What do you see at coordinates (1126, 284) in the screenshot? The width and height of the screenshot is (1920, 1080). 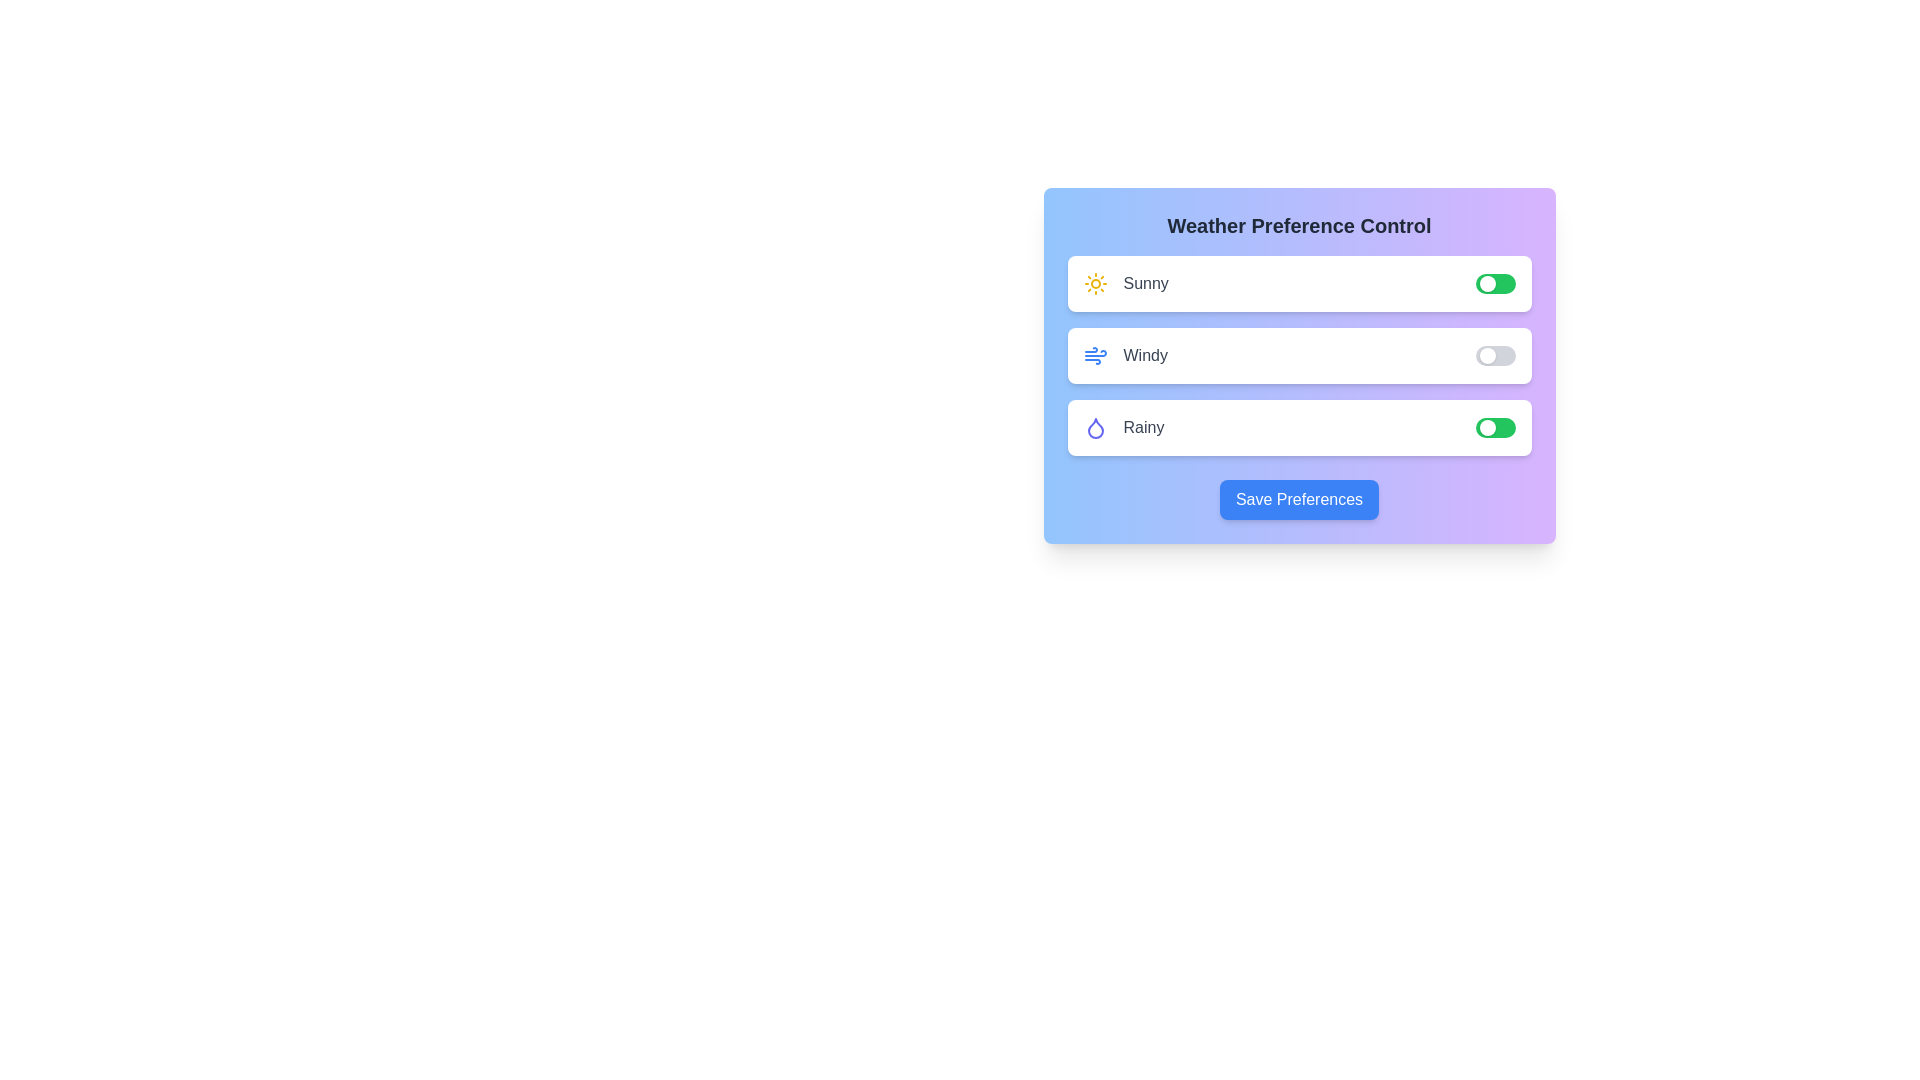 I see `the text label for Sunny` at bounding box center [1126, 284].